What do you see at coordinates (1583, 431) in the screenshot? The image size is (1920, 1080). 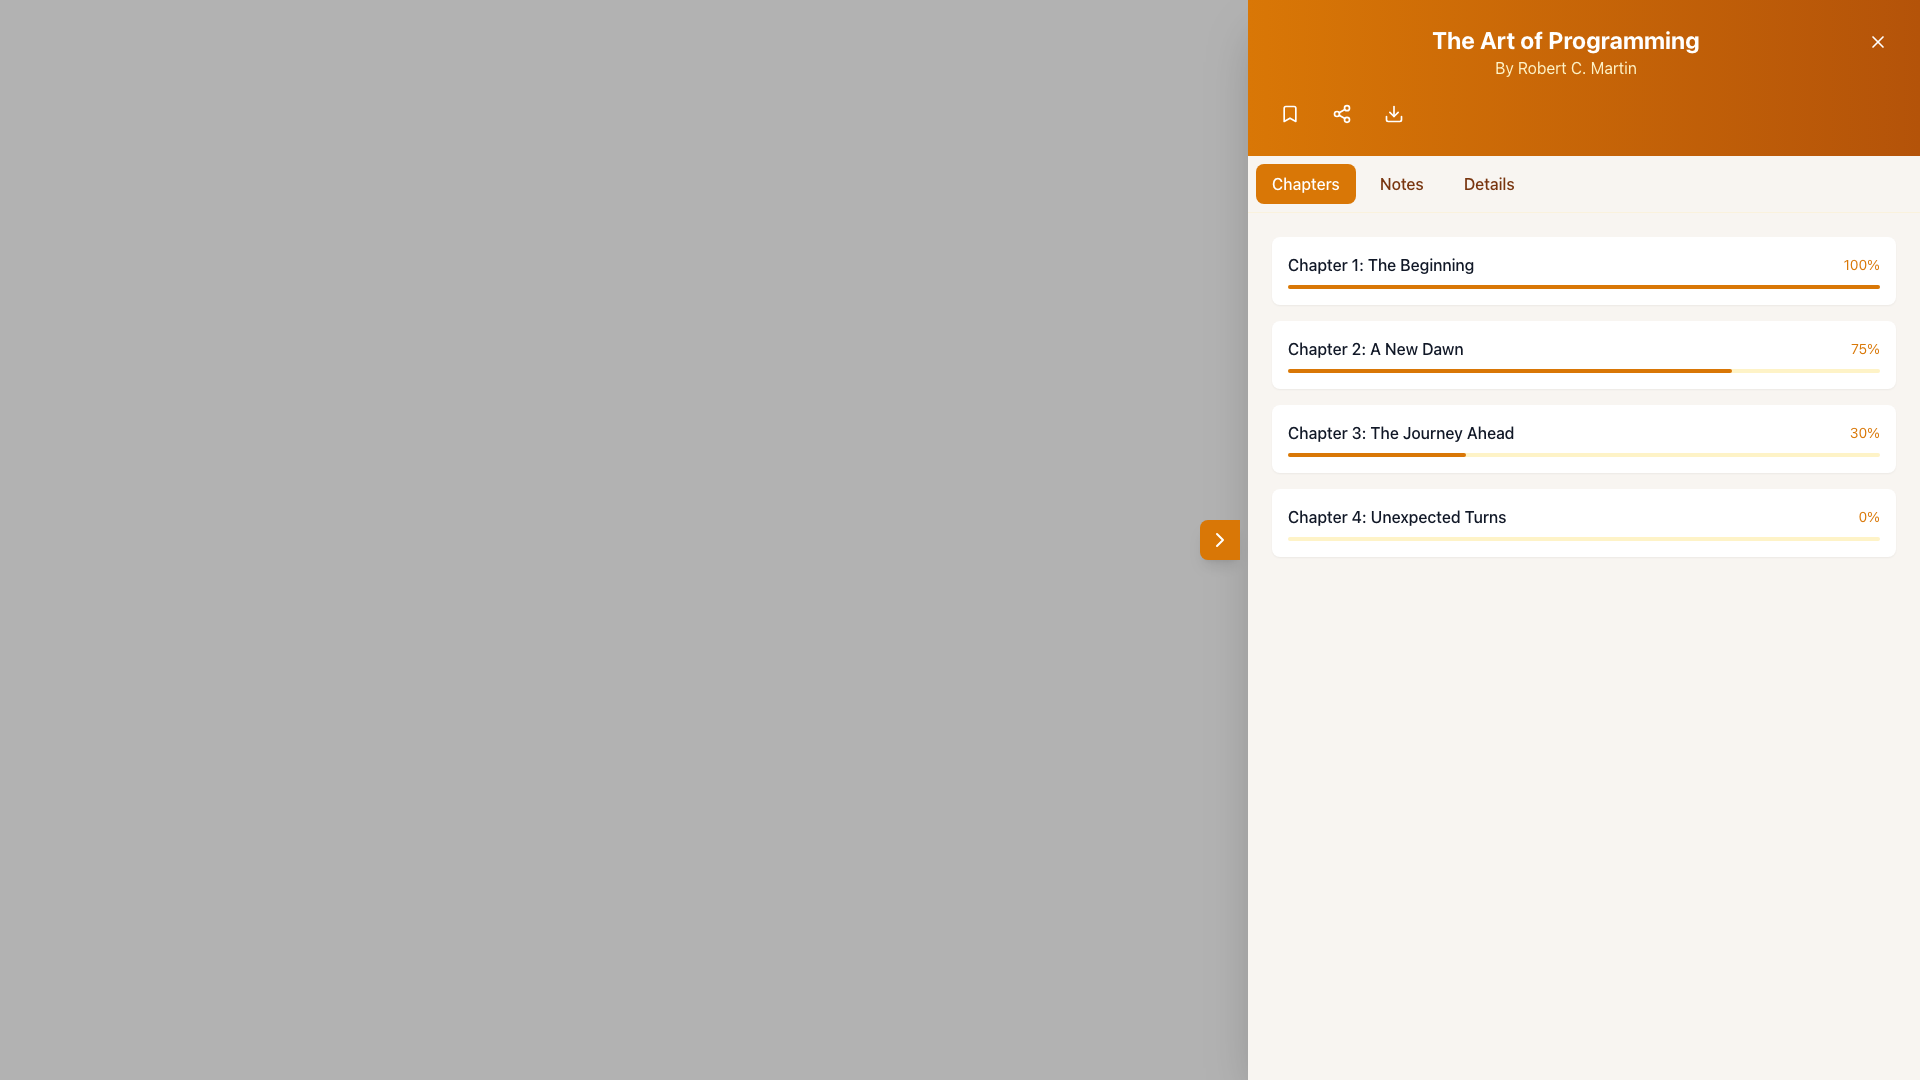 I see `the displayed progress information in the label titled 'Chapter 3: The Journey Ahead,' which shows '30%' on the right in orange color` at bounding box center [1583, 431].